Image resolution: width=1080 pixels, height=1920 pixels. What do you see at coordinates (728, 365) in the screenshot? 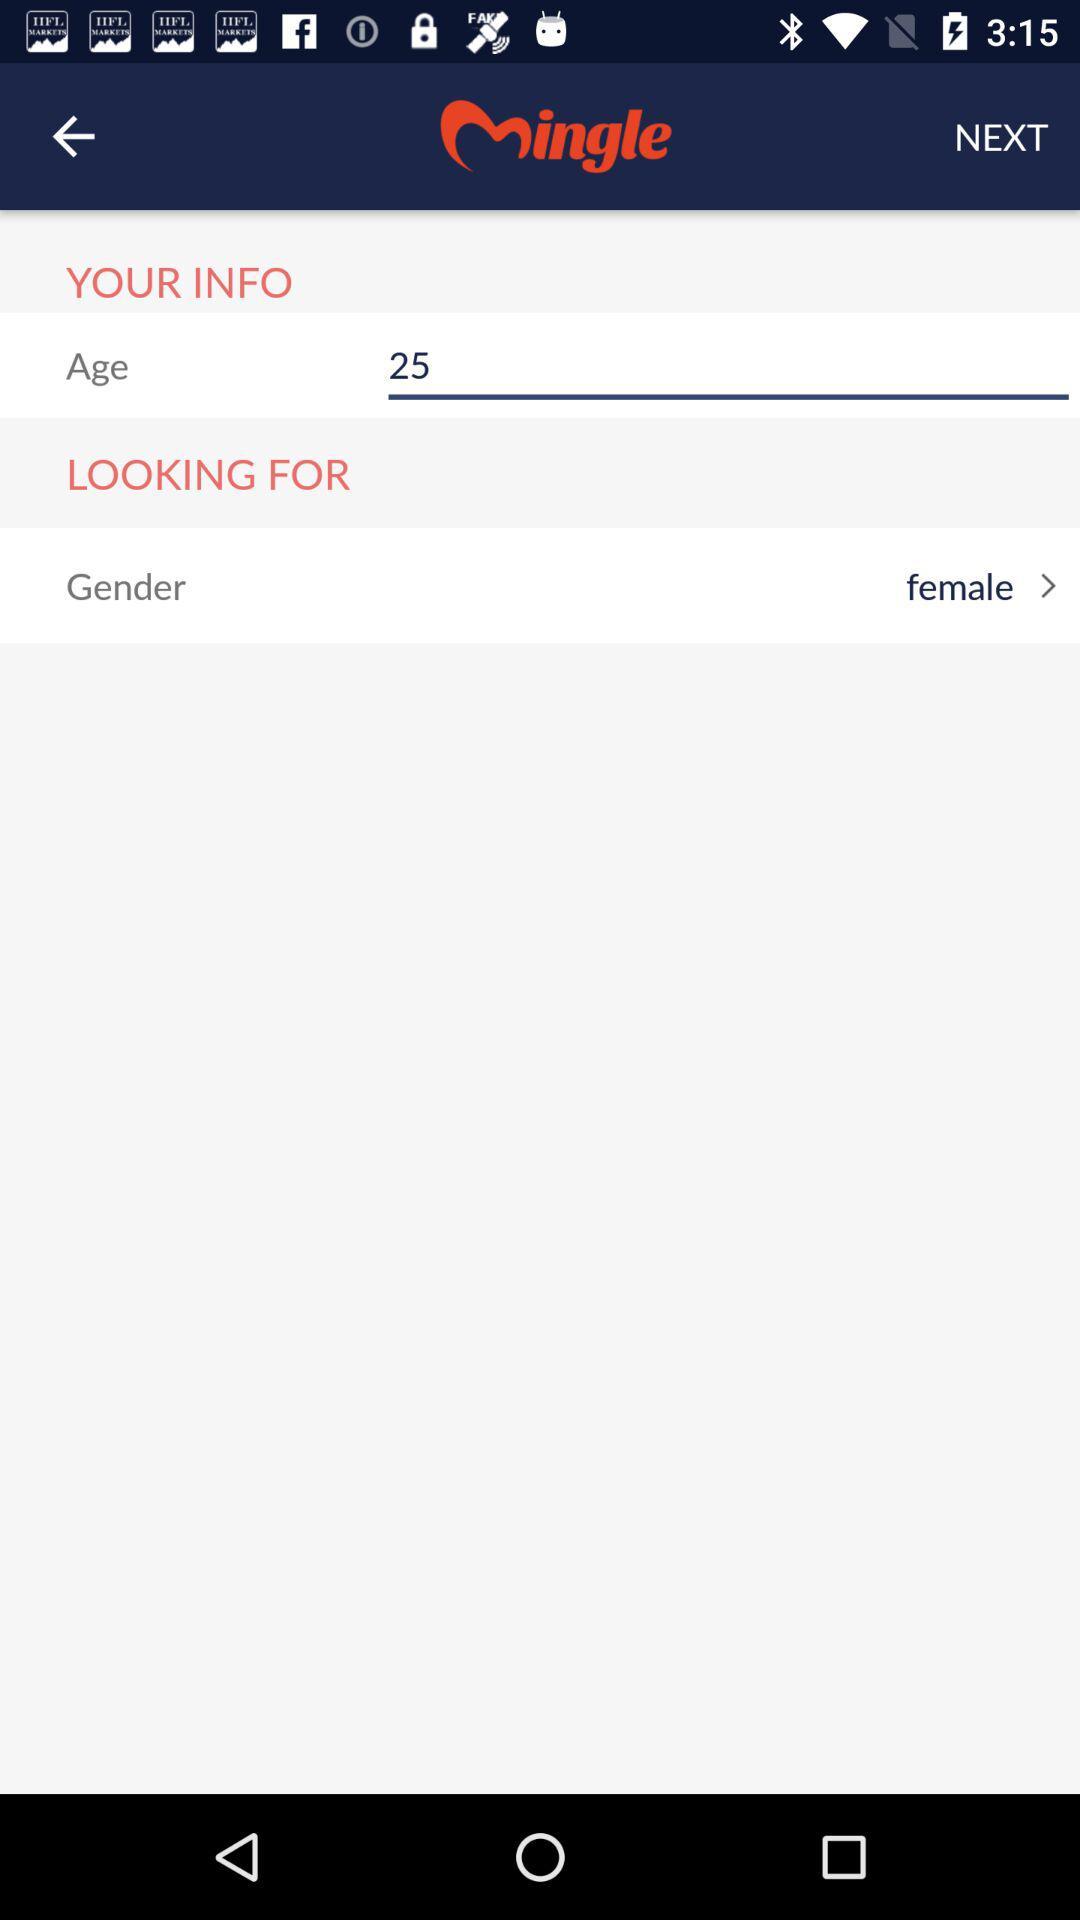
I see `item to the right of age` at bounding box center [728, 365].